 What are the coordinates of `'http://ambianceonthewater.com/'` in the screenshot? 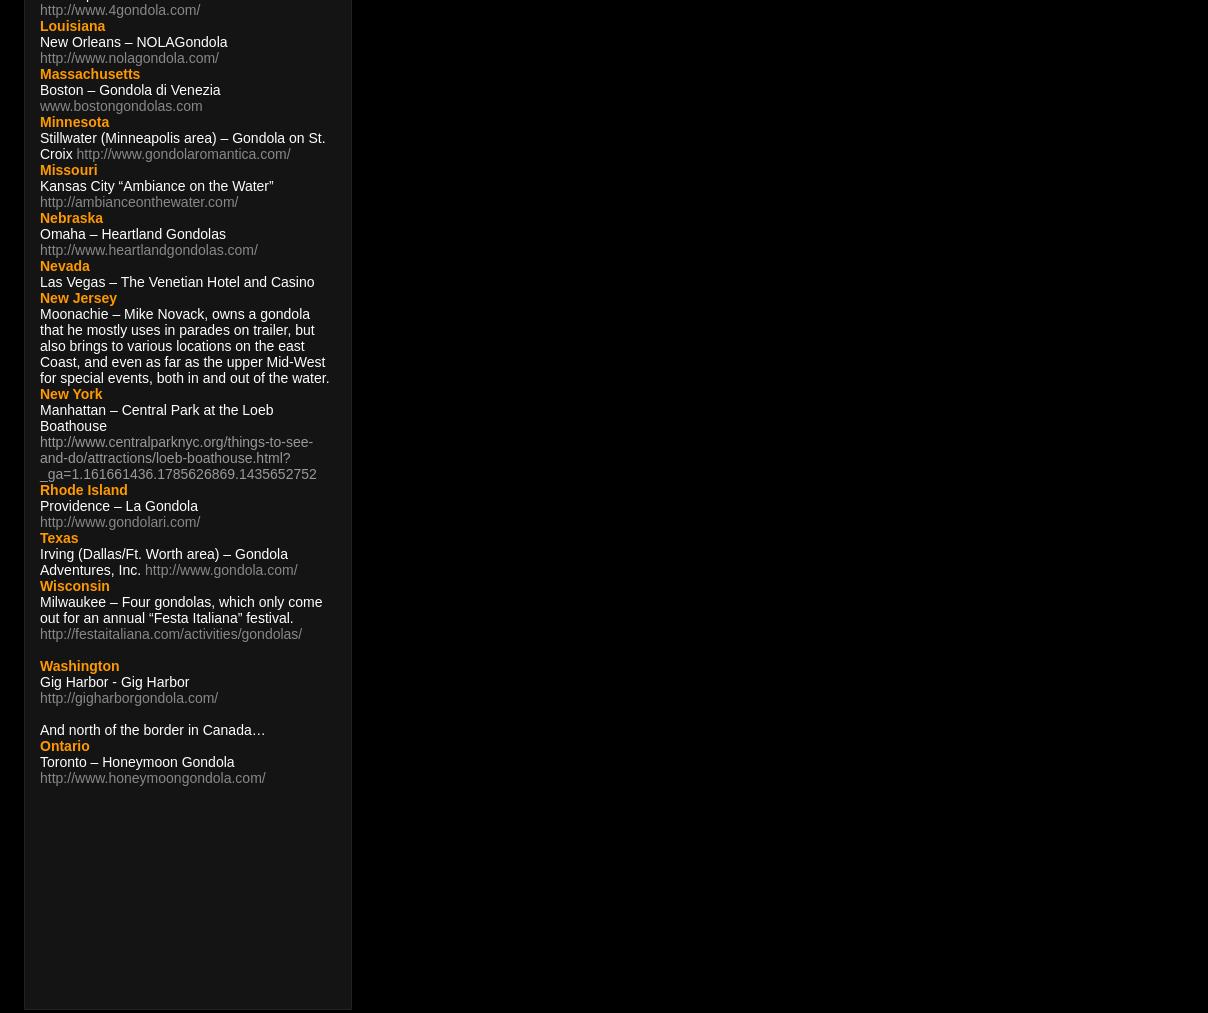 It's located at (38, 201).